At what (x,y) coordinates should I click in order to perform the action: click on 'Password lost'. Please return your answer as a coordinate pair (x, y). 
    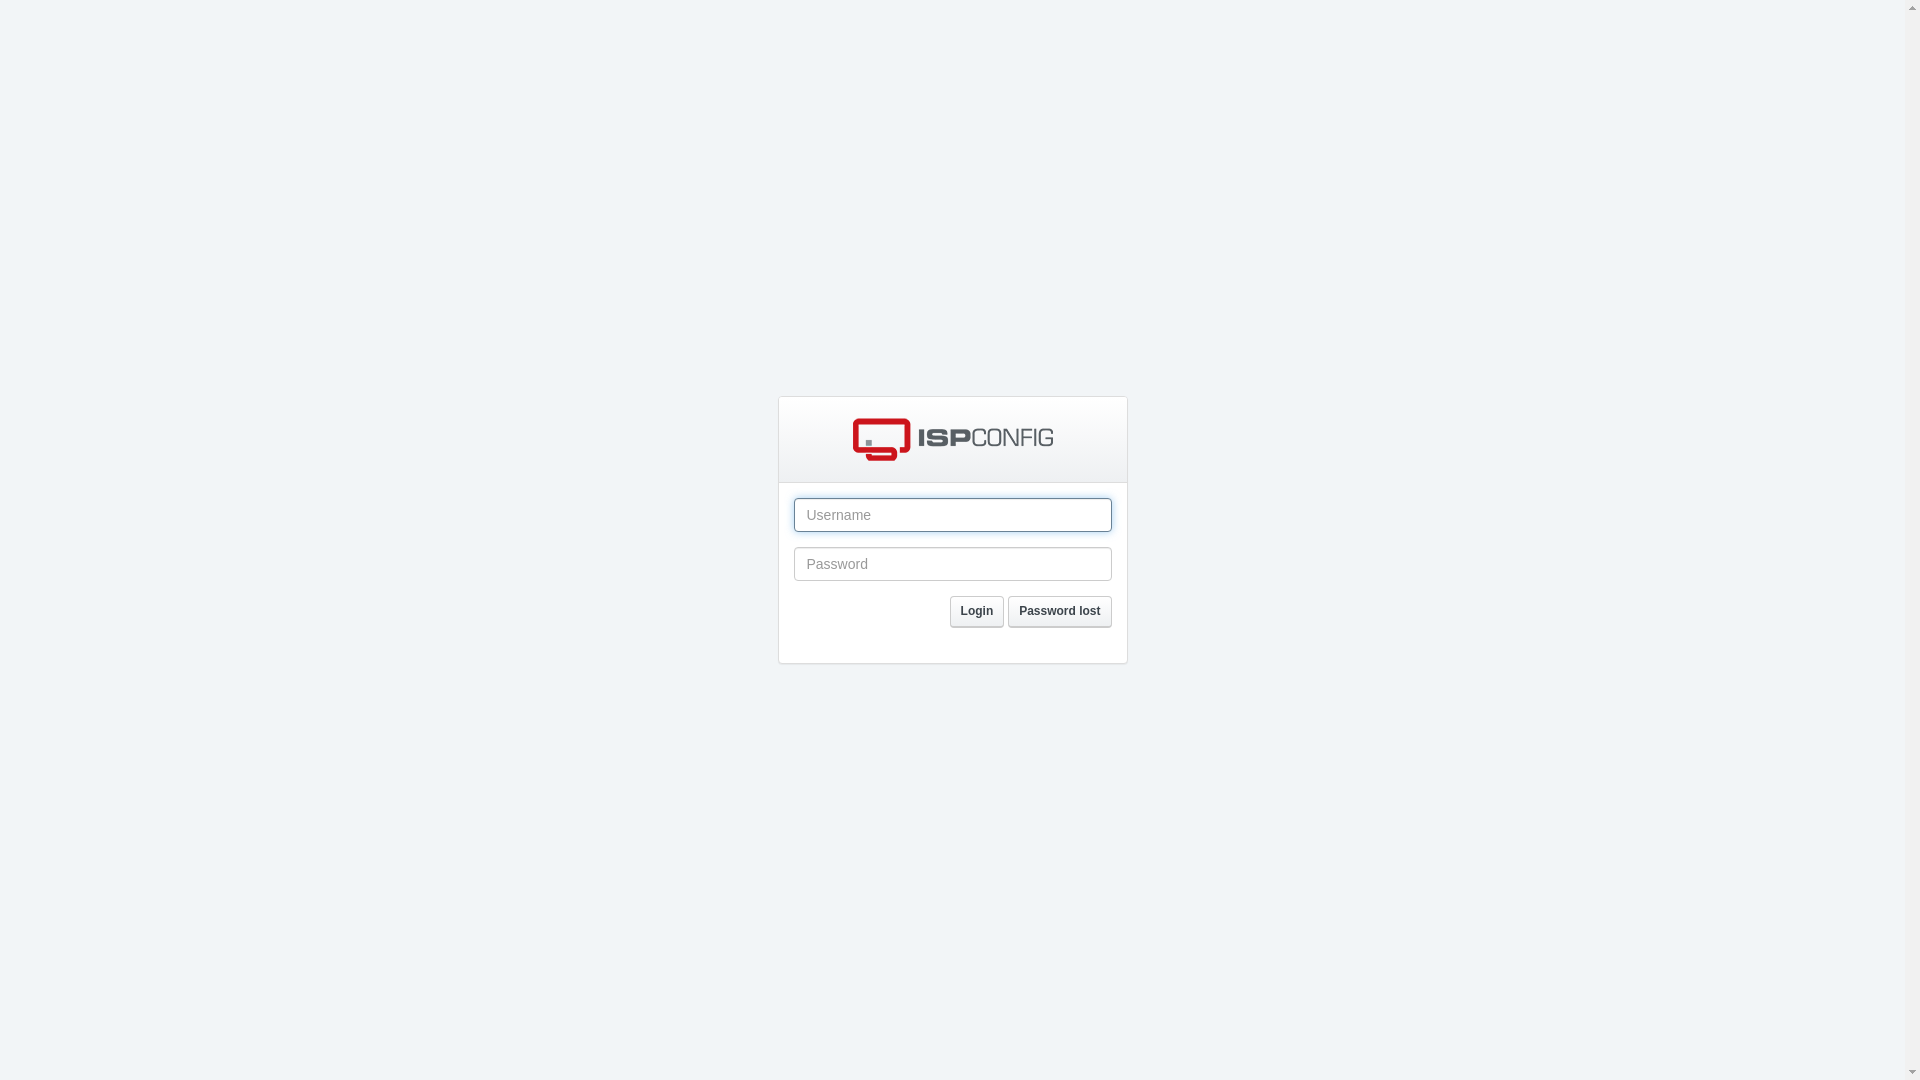
    Looking at the image, I should click on (1058, 611).